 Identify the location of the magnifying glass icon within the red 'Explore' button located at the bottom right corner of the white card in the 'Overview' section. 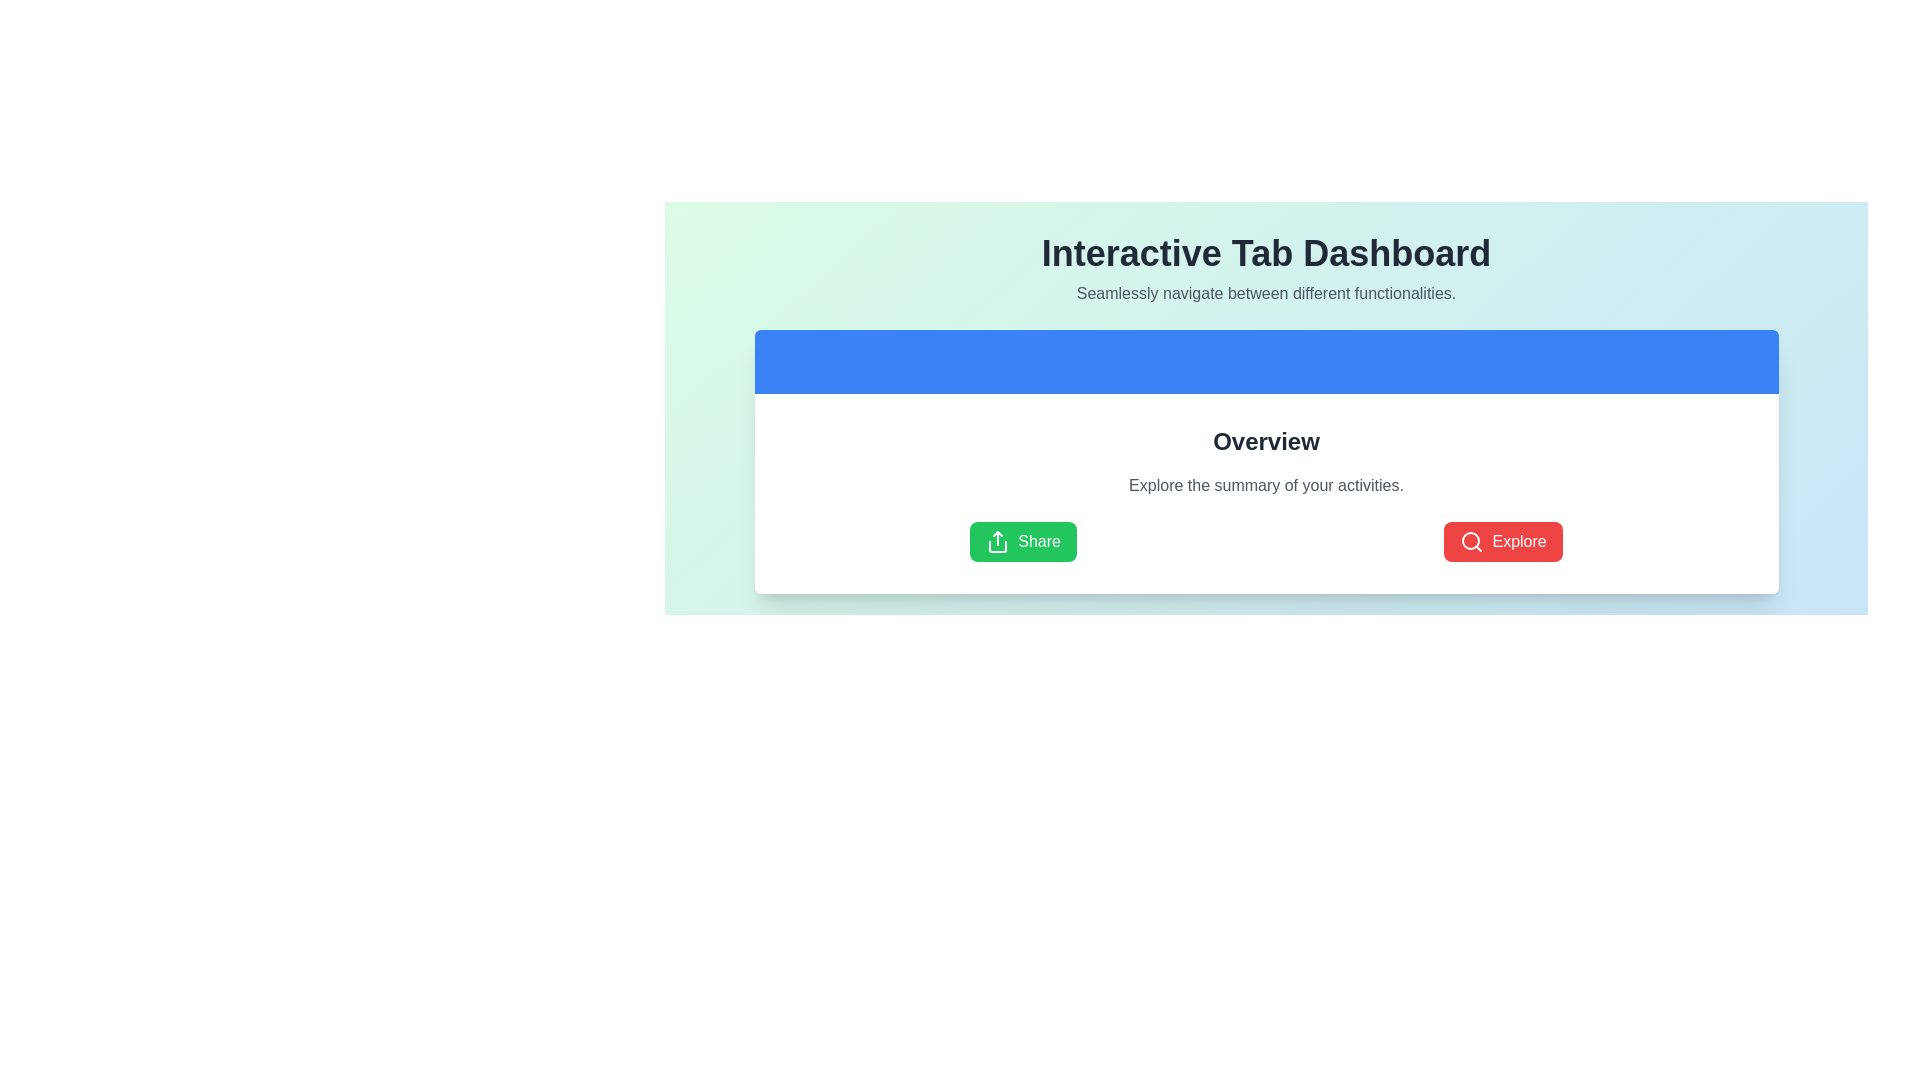
(1472, 542).